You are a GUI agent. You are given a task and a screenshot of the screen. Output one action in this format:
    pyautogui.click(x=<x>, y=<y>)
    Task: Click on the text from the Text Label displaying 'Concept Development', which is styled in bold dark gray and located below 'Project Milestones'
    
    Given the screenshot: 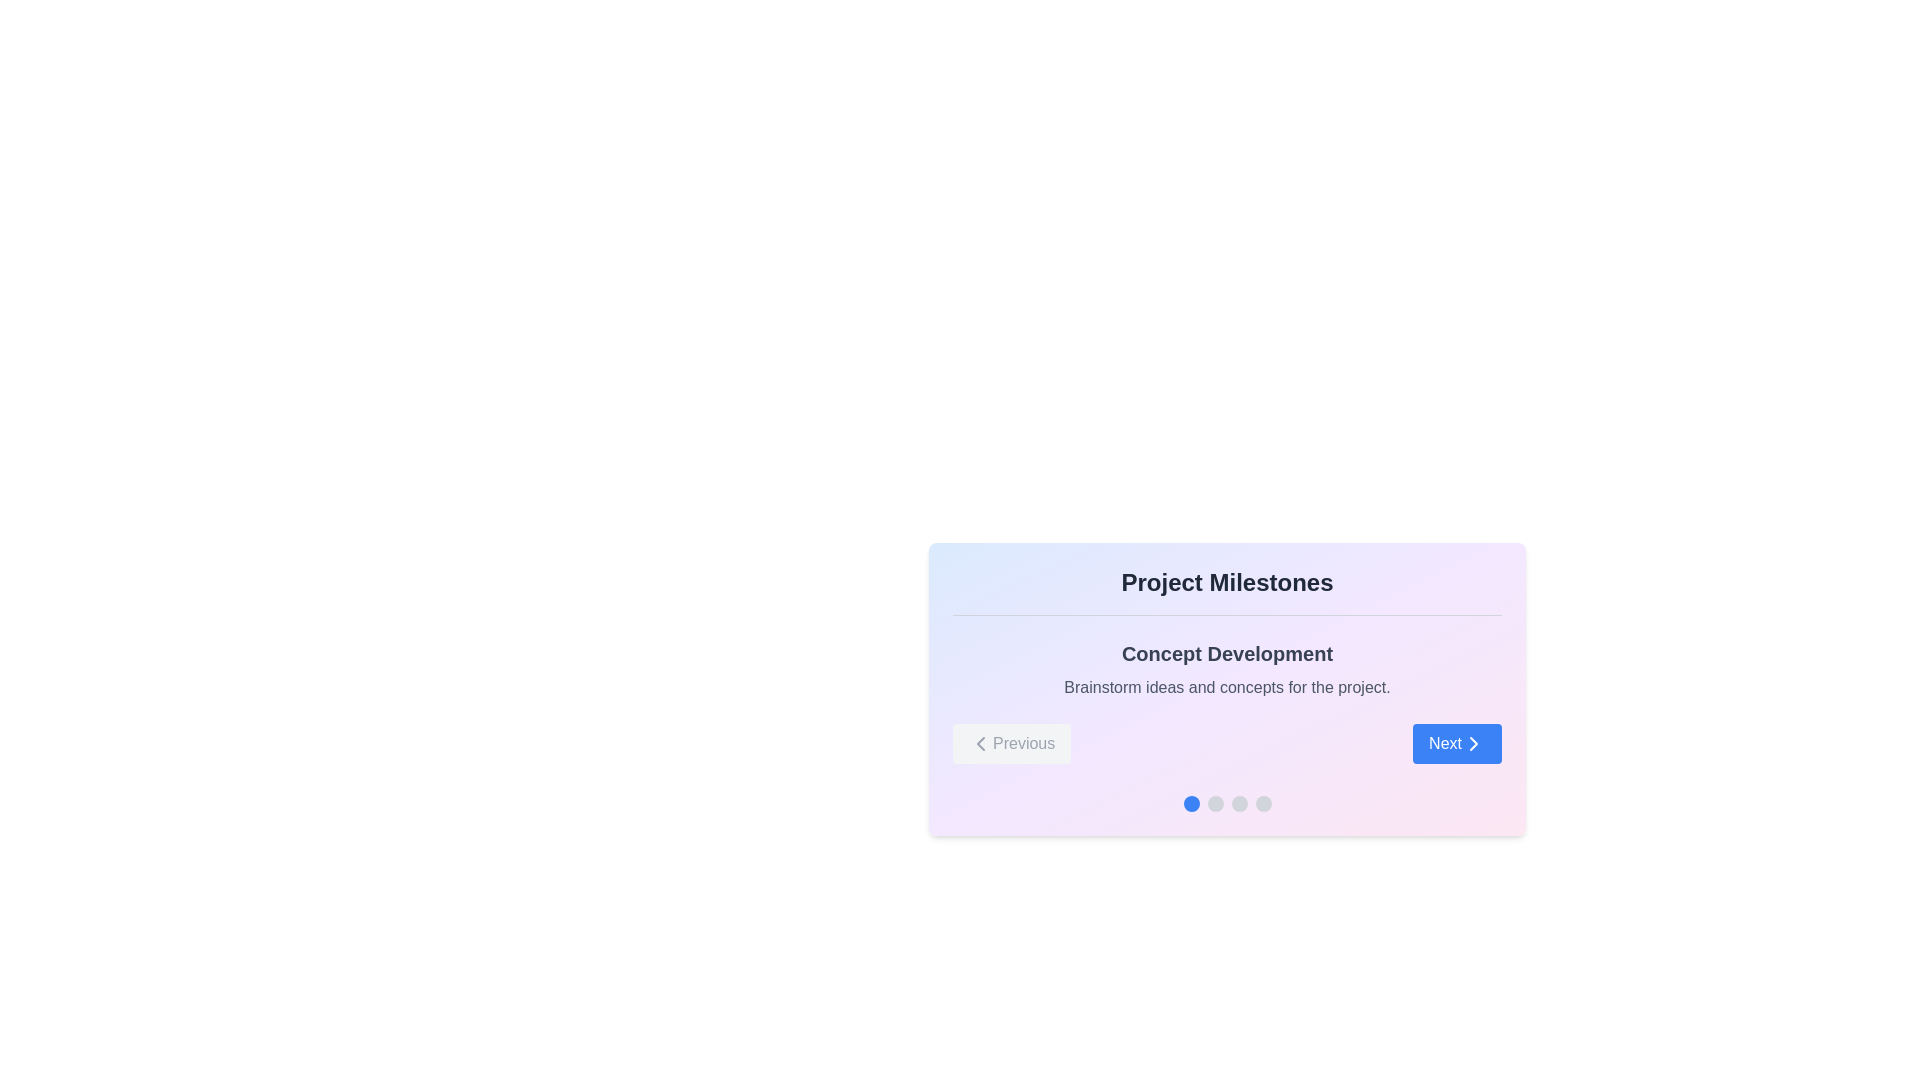 What is the action you would take?
    pyautogui.click(x=1226, y=654)
    